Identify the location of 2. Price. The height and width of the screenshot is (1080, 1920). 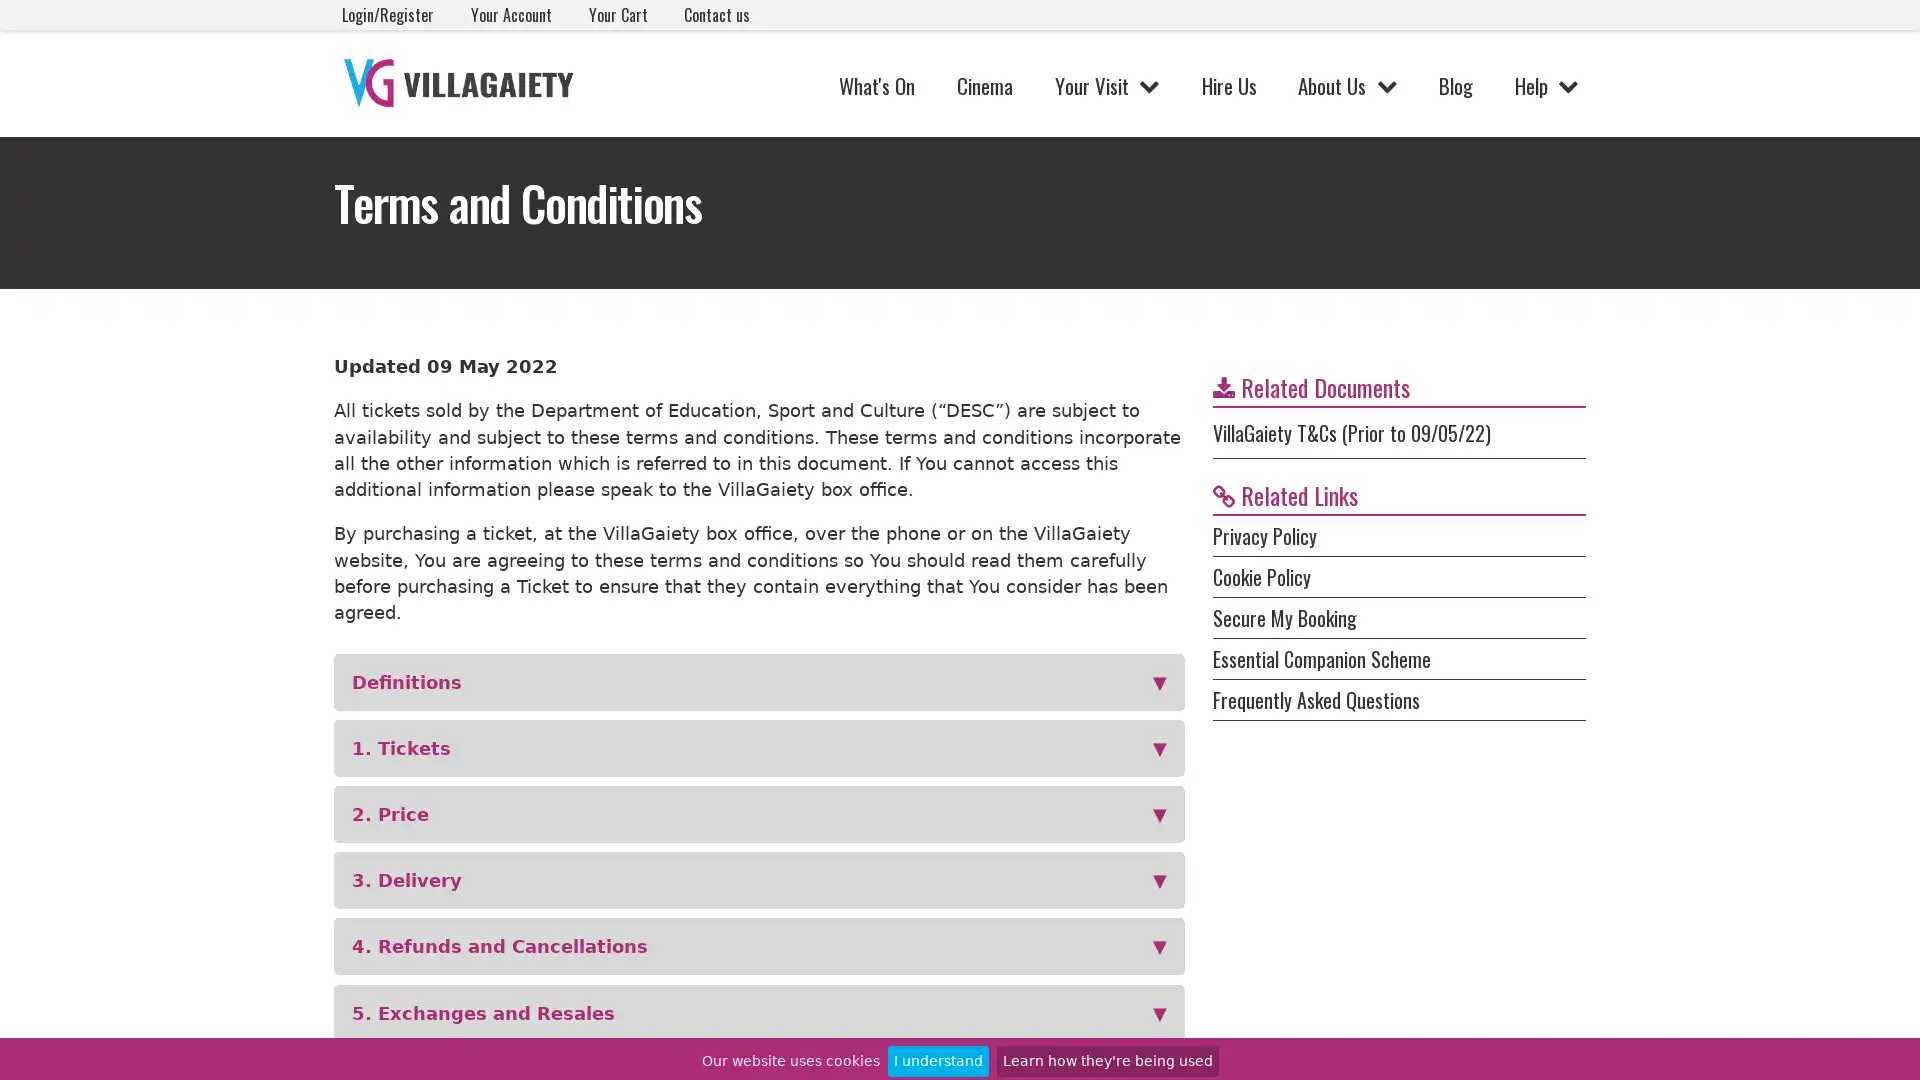
(758, 814).